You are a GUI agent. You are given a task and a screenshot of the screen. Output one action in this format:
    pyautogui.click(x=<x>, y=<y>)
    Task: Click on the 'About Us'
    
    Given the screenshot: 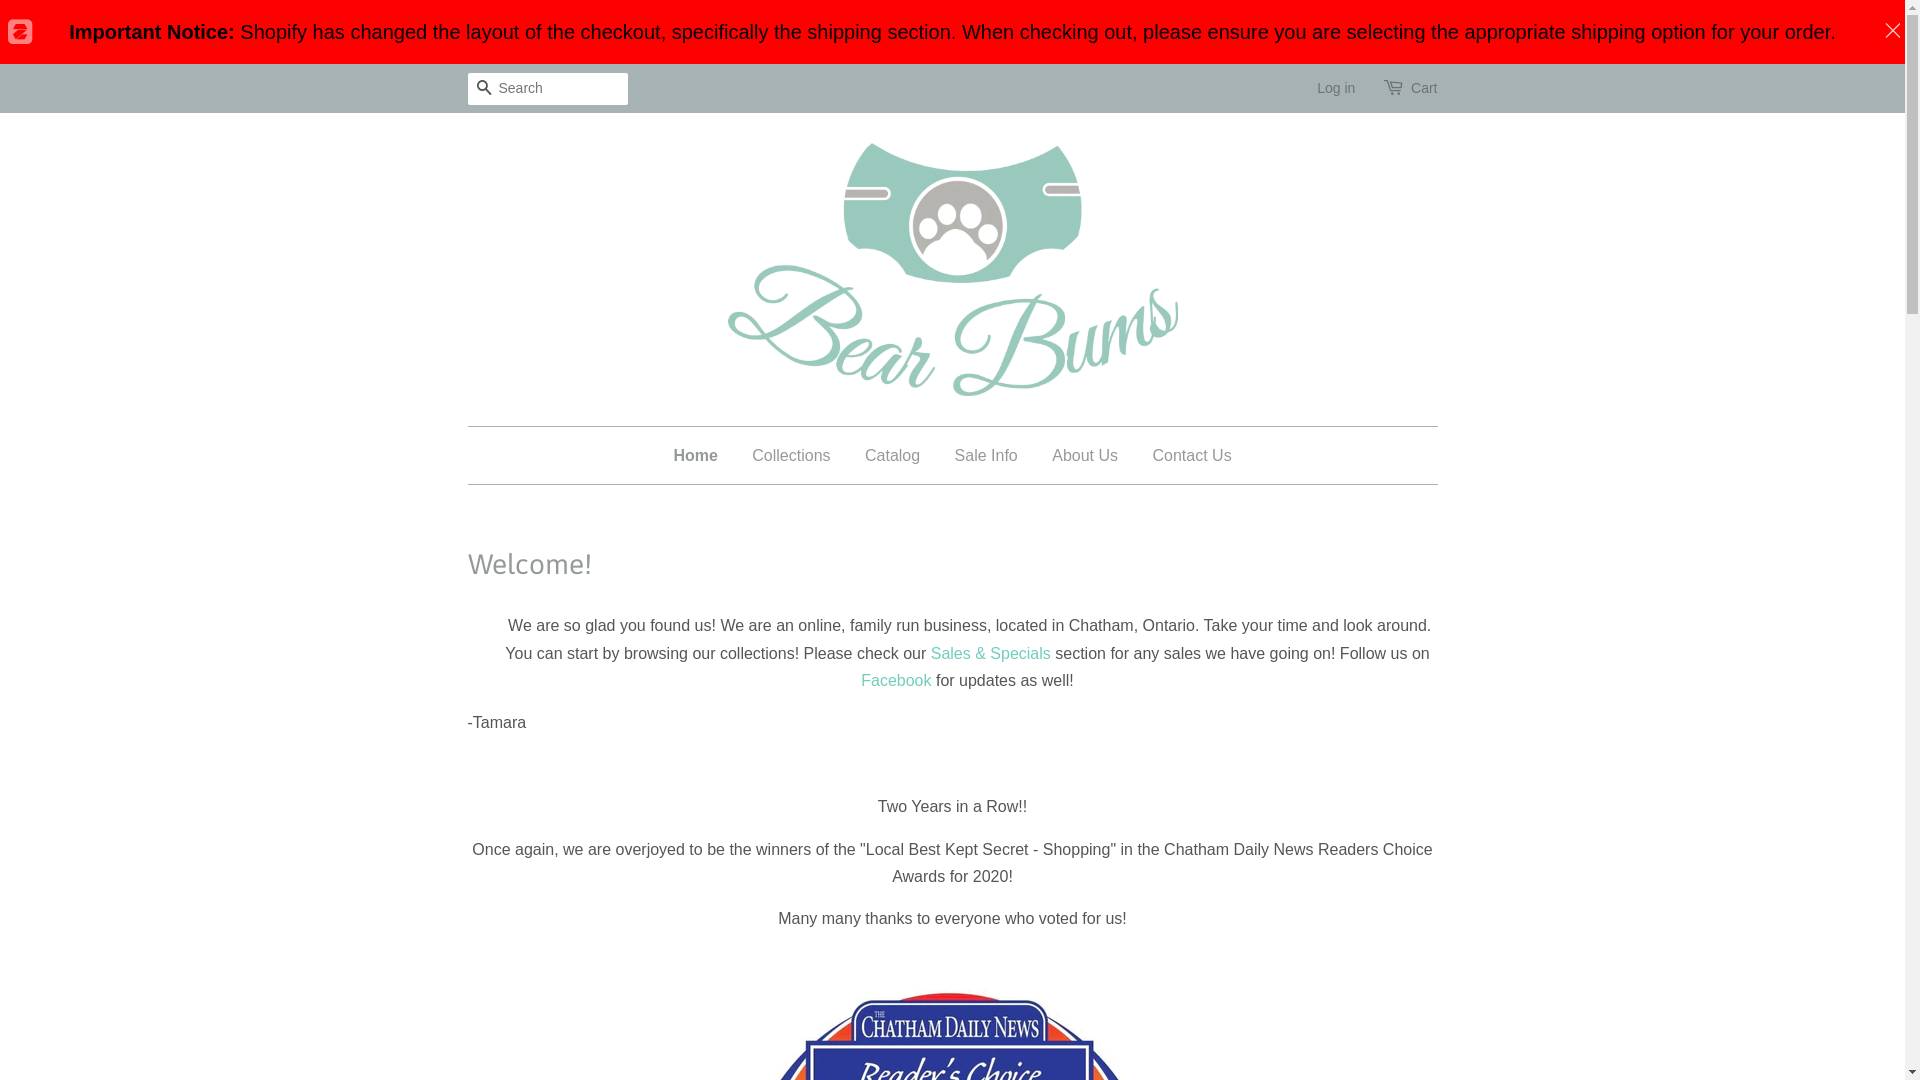 What is the action you would take?
    pyautogui.click(x=1083, y=455)
    